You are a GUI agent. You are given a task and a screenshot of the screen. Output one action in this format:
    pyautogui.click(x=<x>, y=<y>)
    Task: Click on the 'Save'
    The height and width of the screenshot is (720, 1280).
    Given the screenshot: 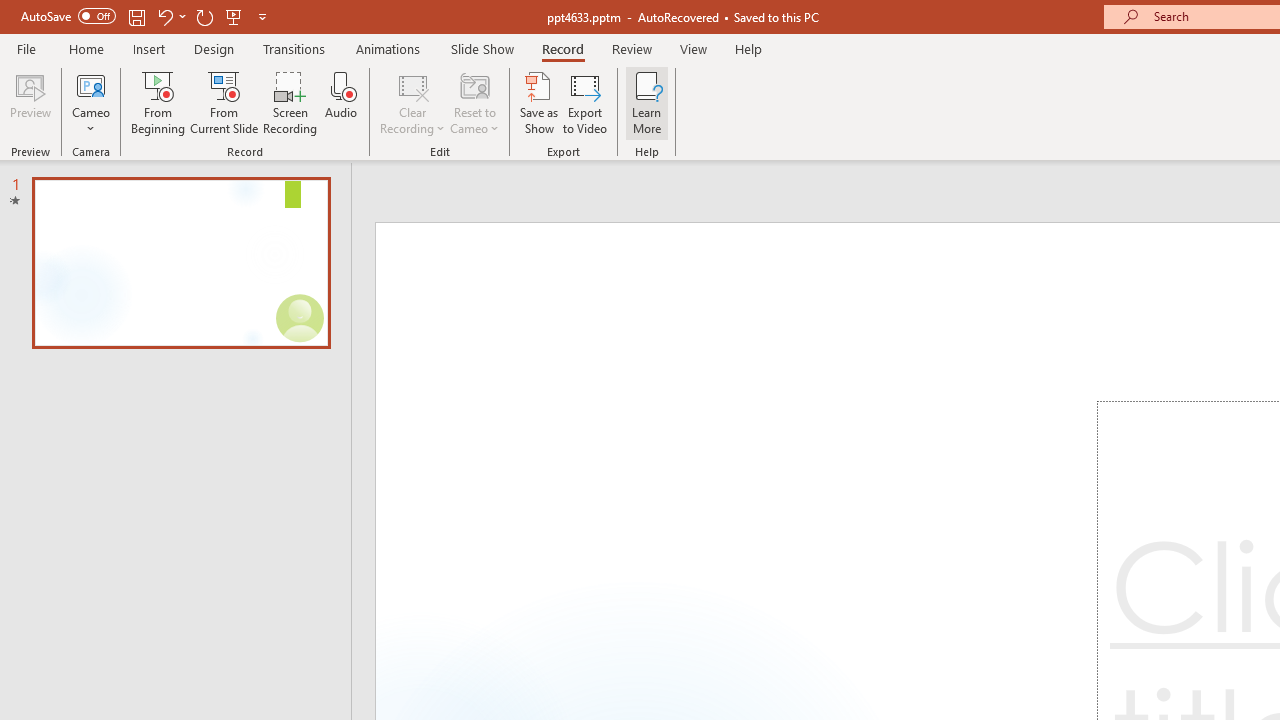 What is the action you would take?
    pyautogui.click(x=135, y=16)
    